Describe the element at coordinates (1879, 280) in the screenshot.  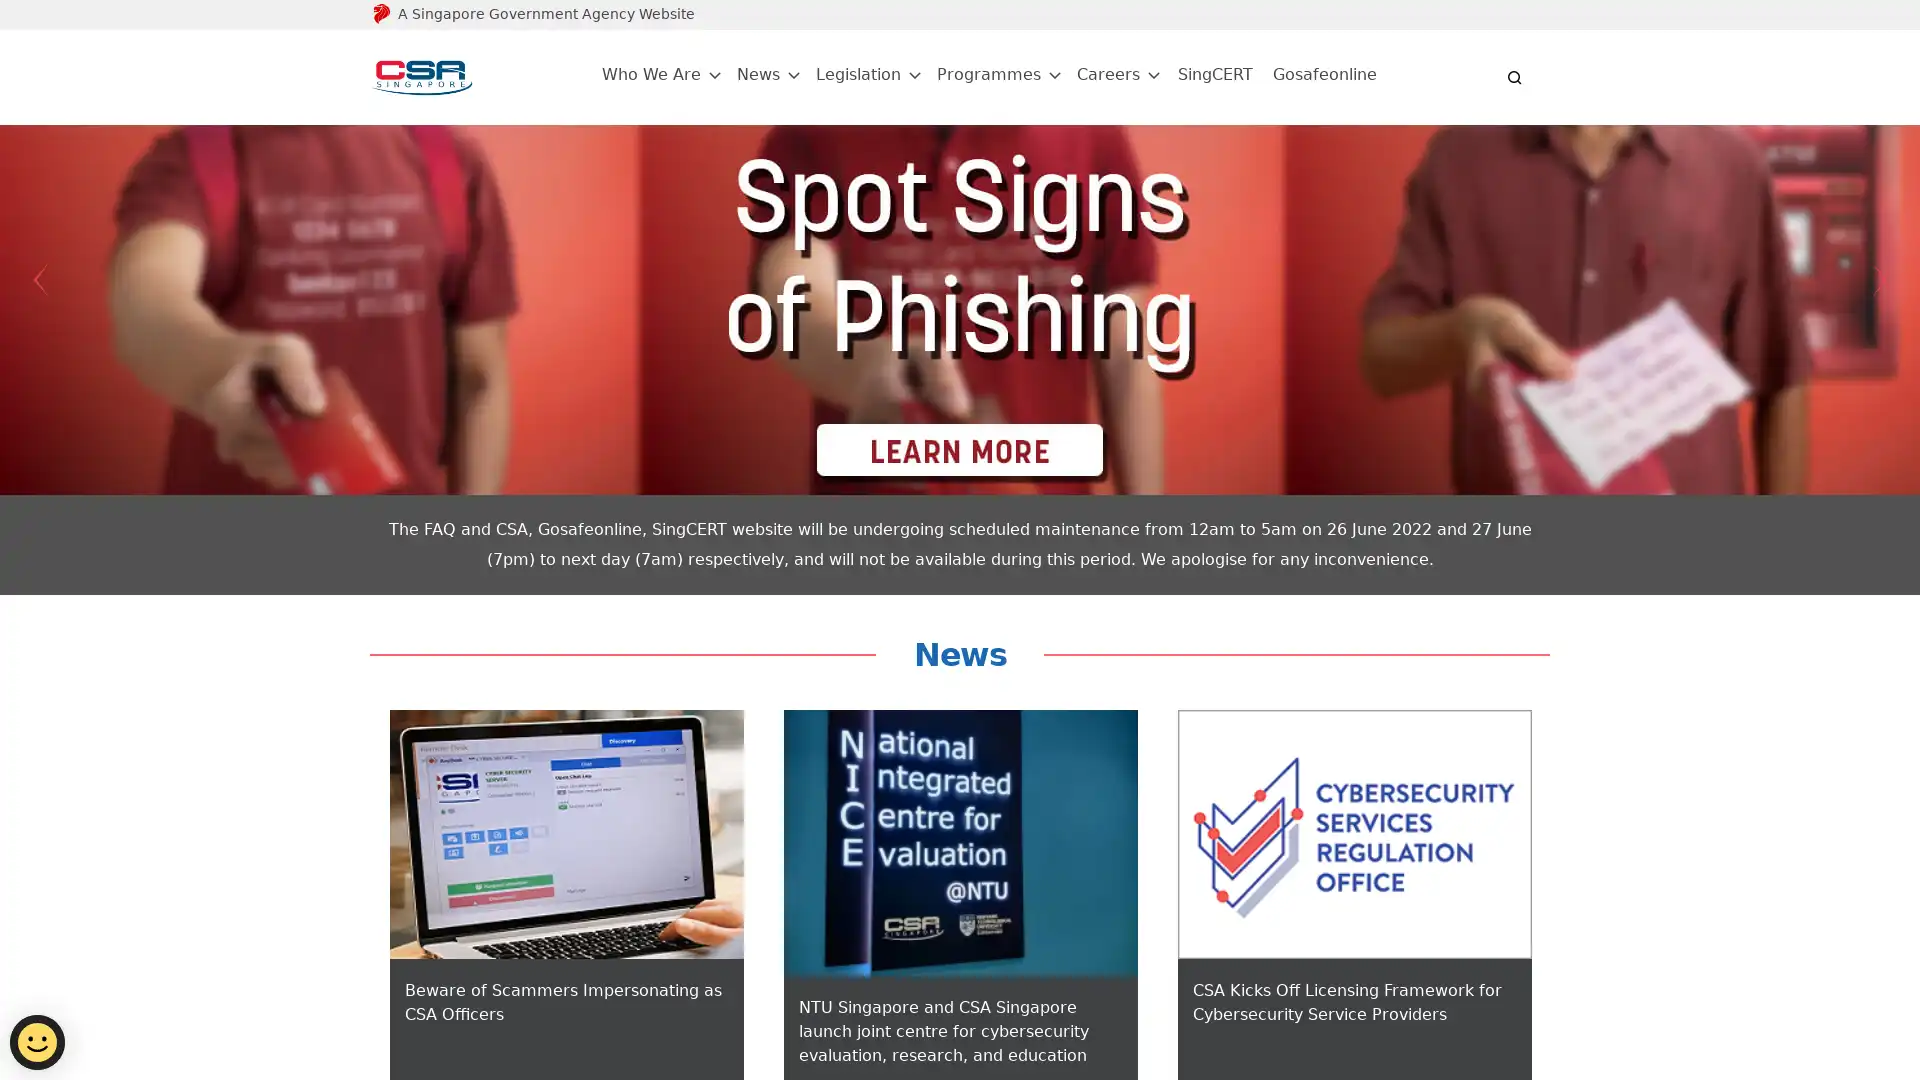
I see `Next` at that location.